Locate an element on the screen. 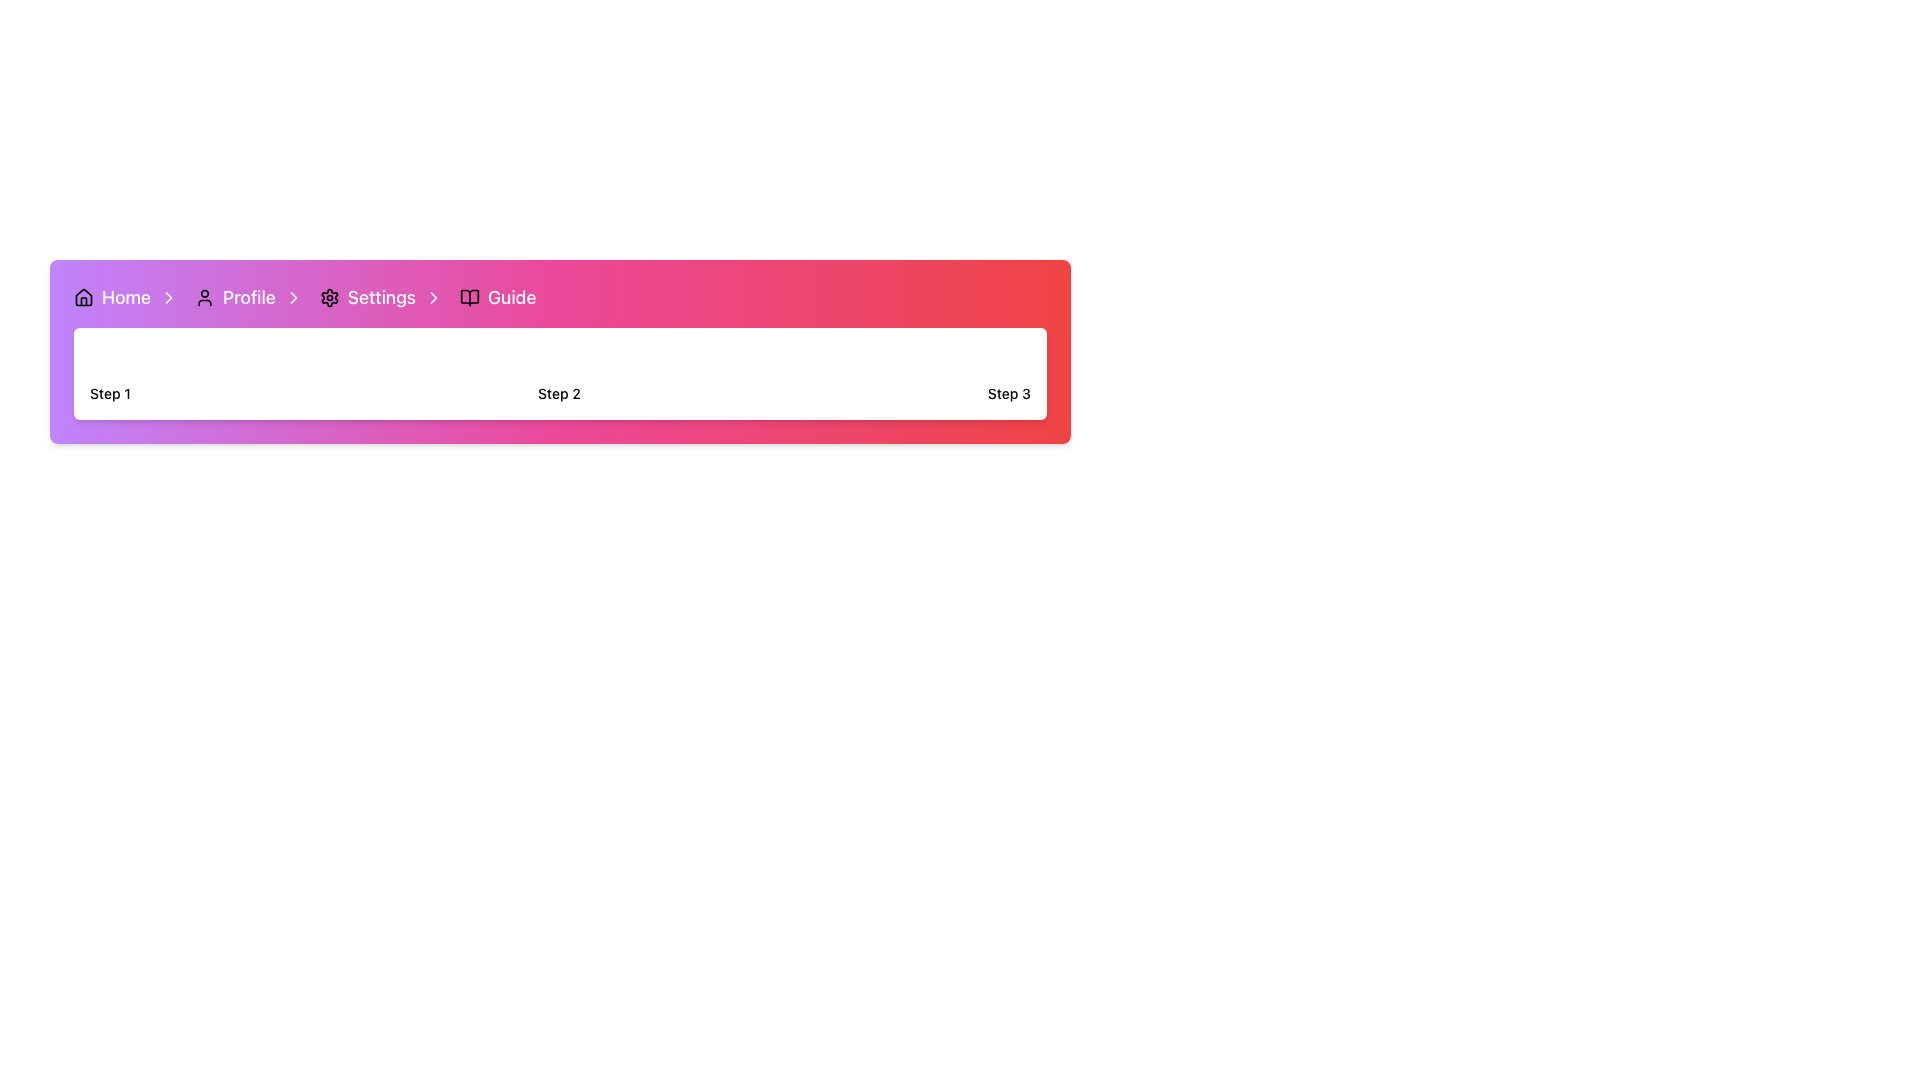  the house icon located at the top left corner of the navigation bar to go to the homepage is located at coordinates (82, 297).